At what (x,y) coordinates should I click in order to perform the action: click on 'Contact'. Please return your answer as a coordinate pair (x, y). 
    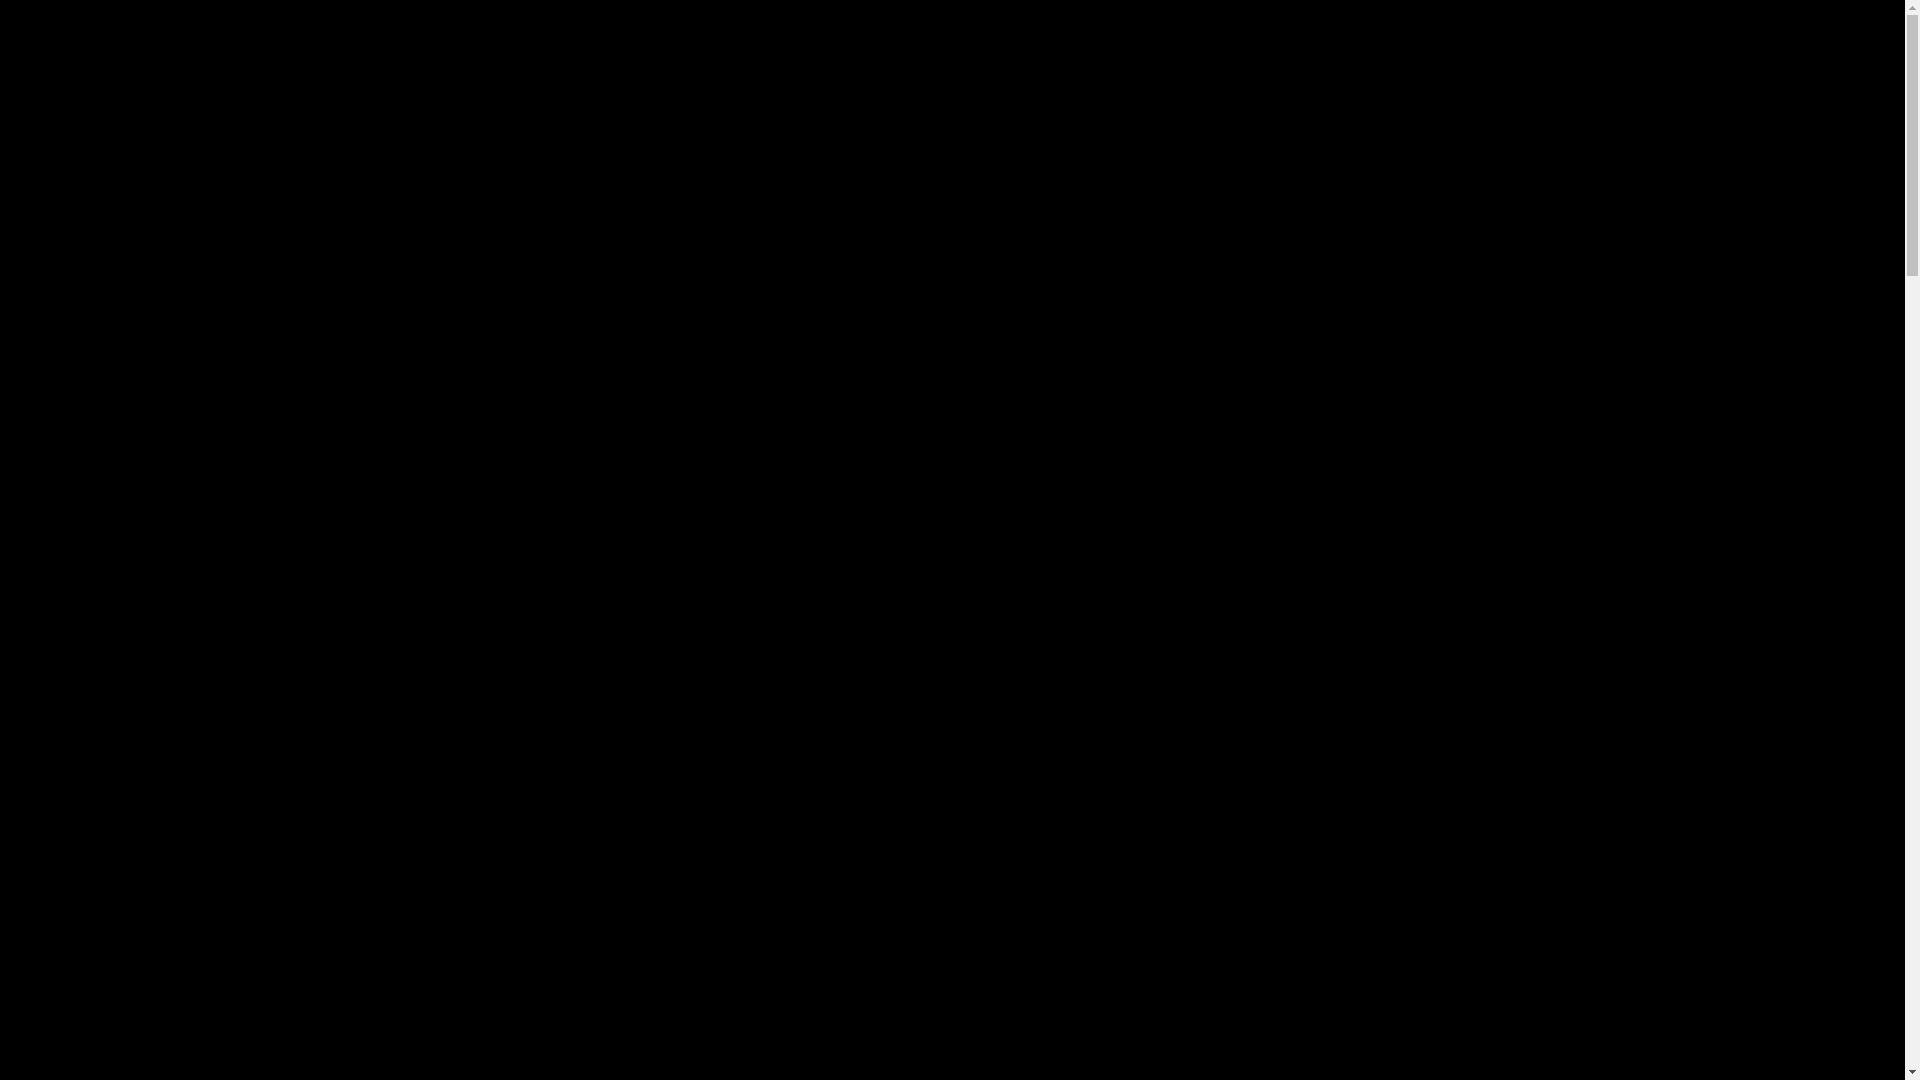
    Looking at the image, I should click on (72, 106).